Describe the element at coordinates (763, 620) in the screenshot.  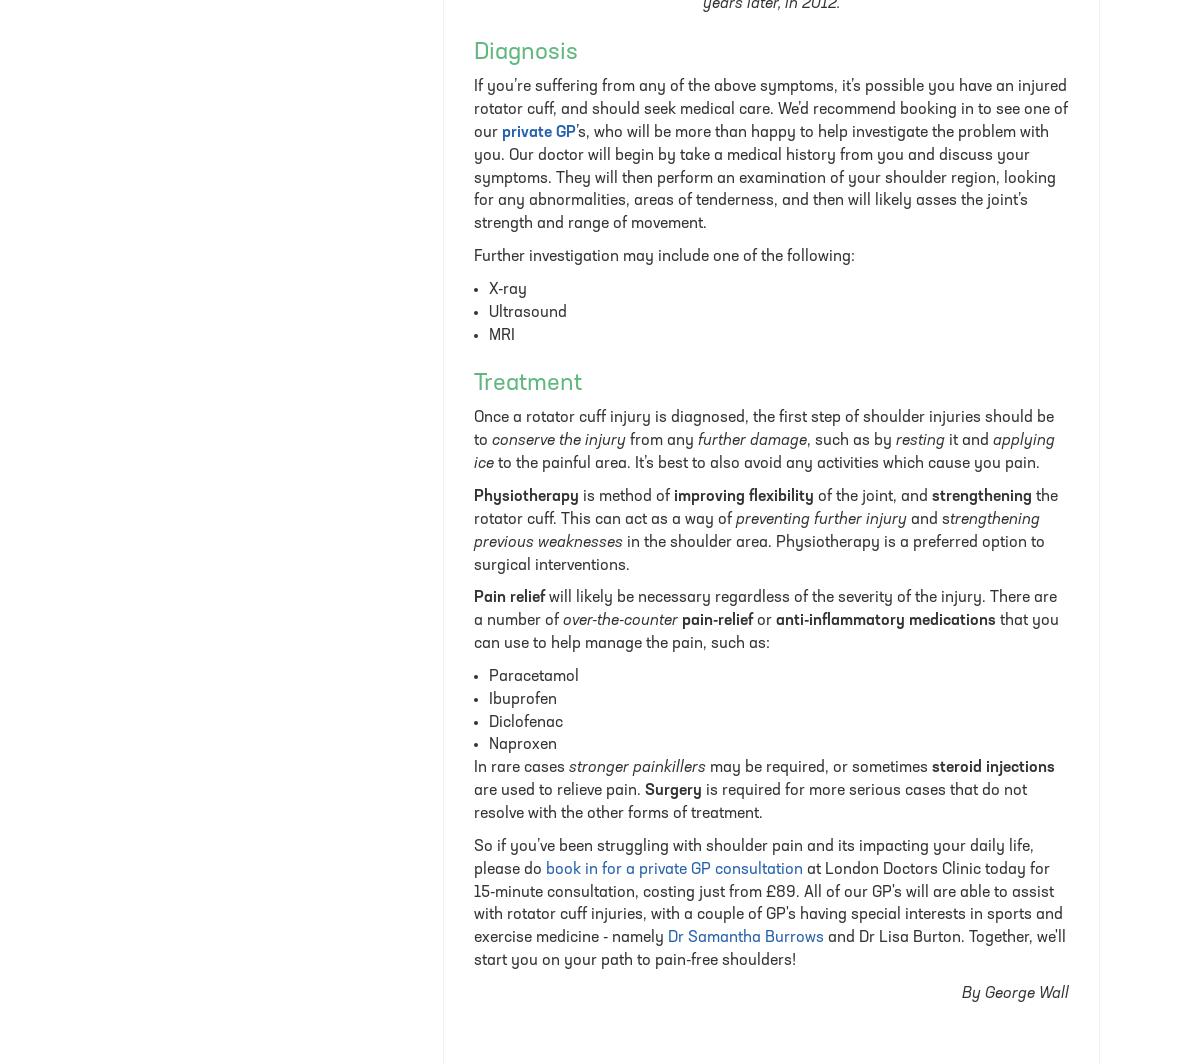
I see `'or'` at that location.